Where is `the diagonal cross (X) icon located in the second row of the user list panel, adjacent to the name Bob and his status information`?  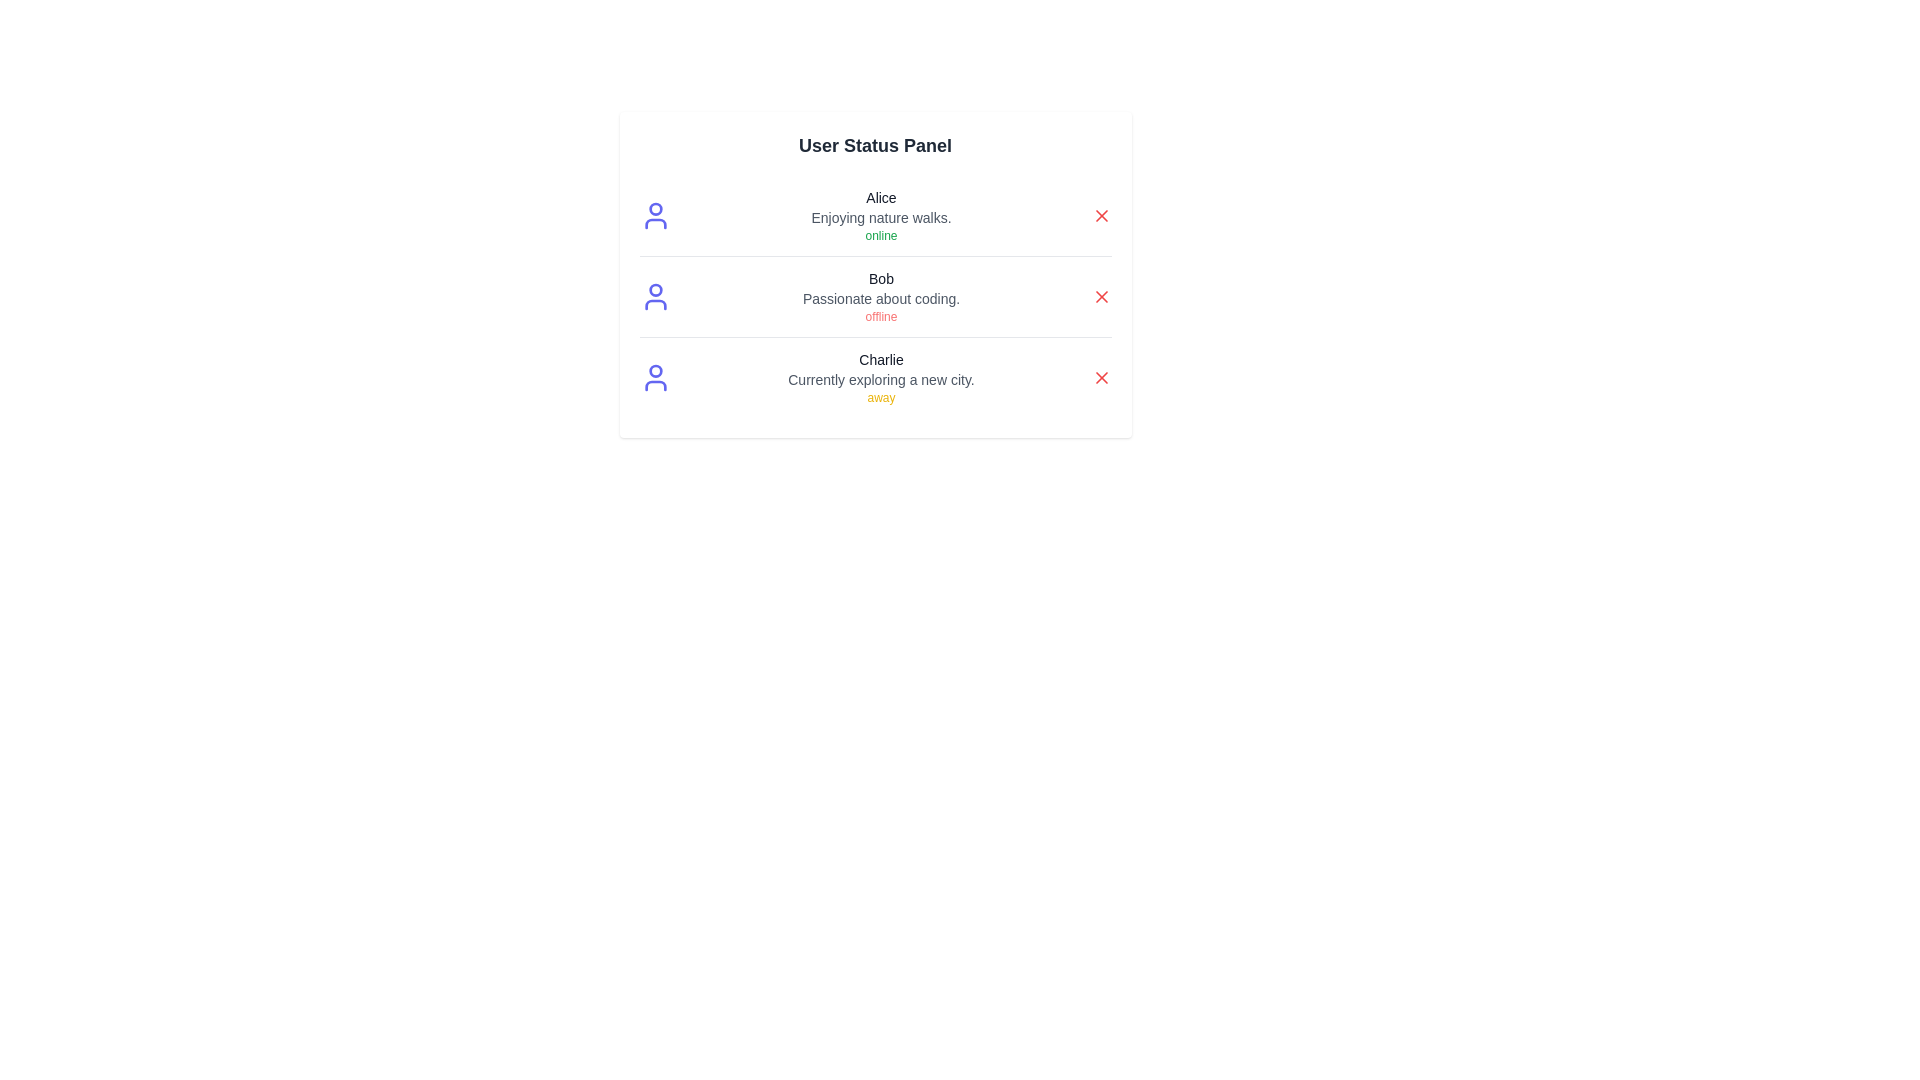
the diagonal cross (X) icon located in the second row of the user list panel, adjacent to the name Bob and his status information is located at coordinates (1100, 297).